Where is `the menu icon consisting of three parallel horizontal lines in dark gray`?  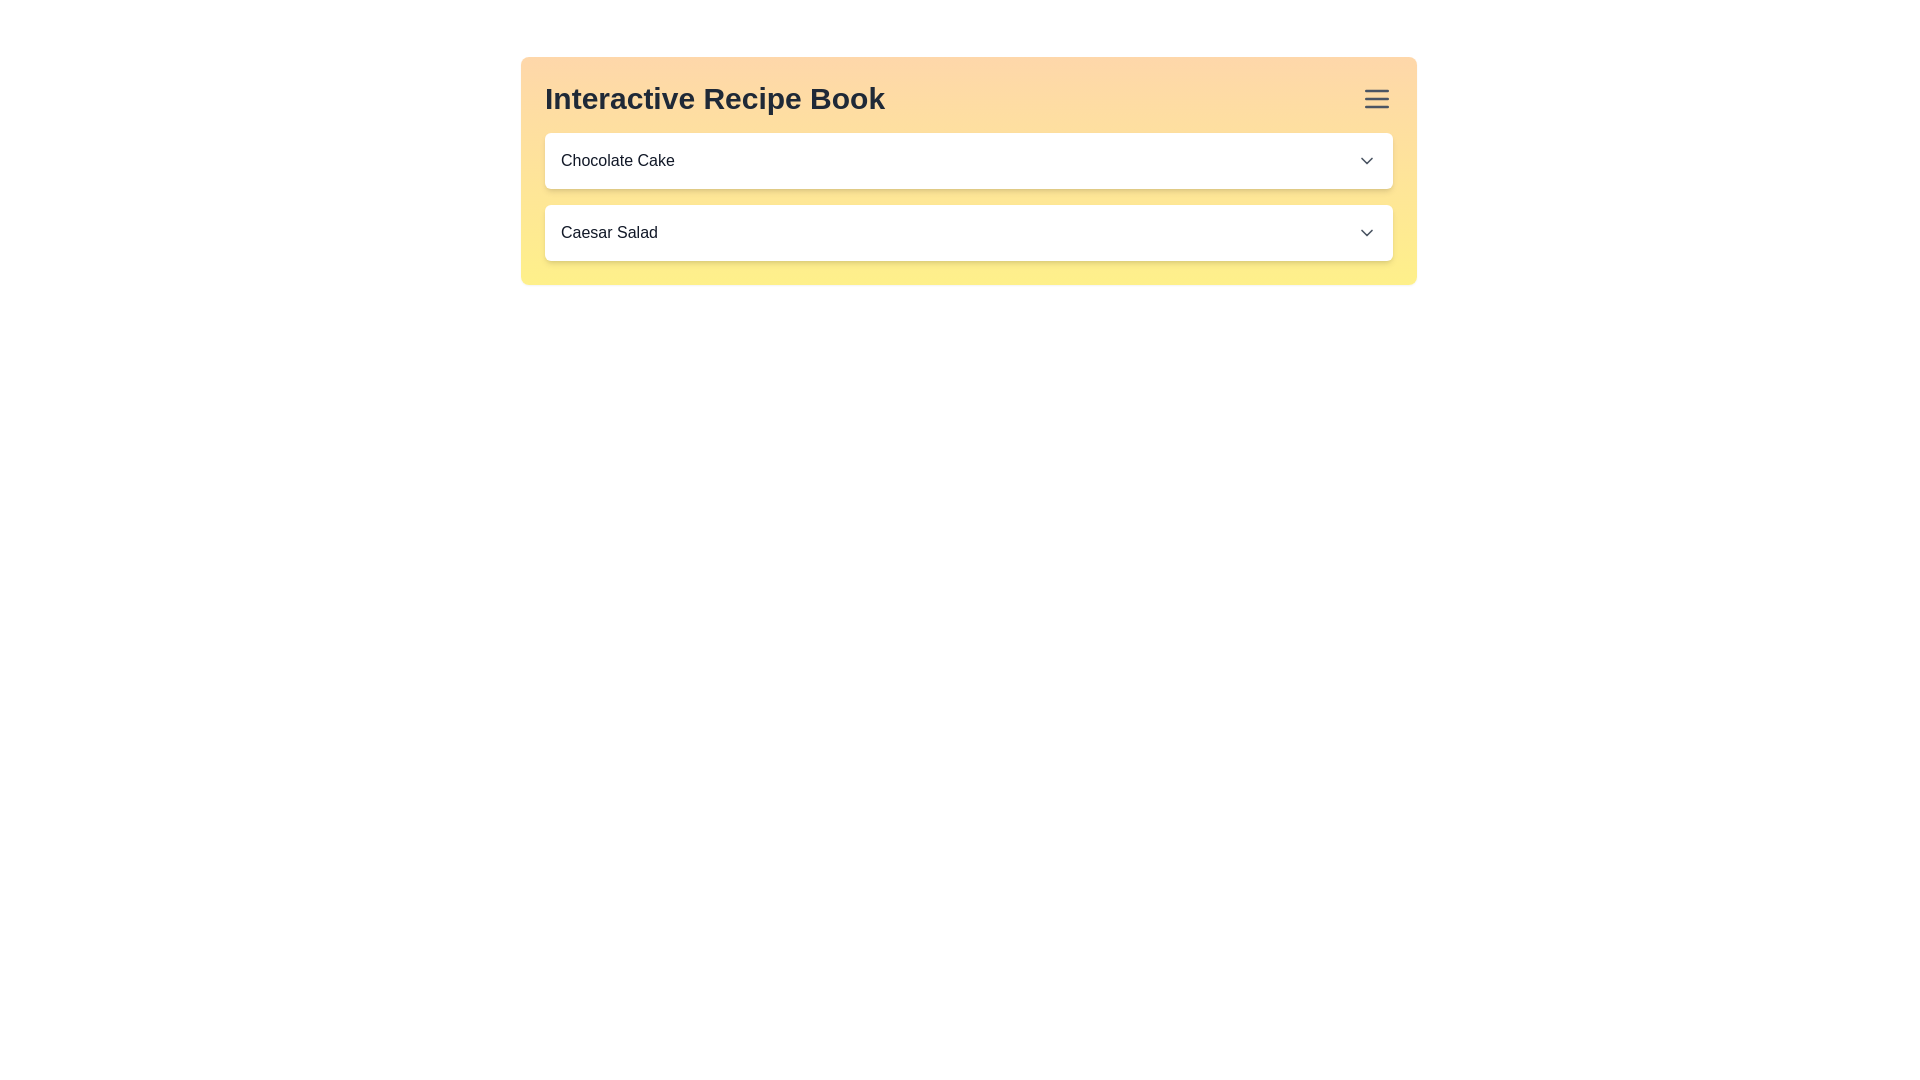 the menu icon consisting of three parallel horizontal lines in dark gray is located at coordinates (1376, 99).